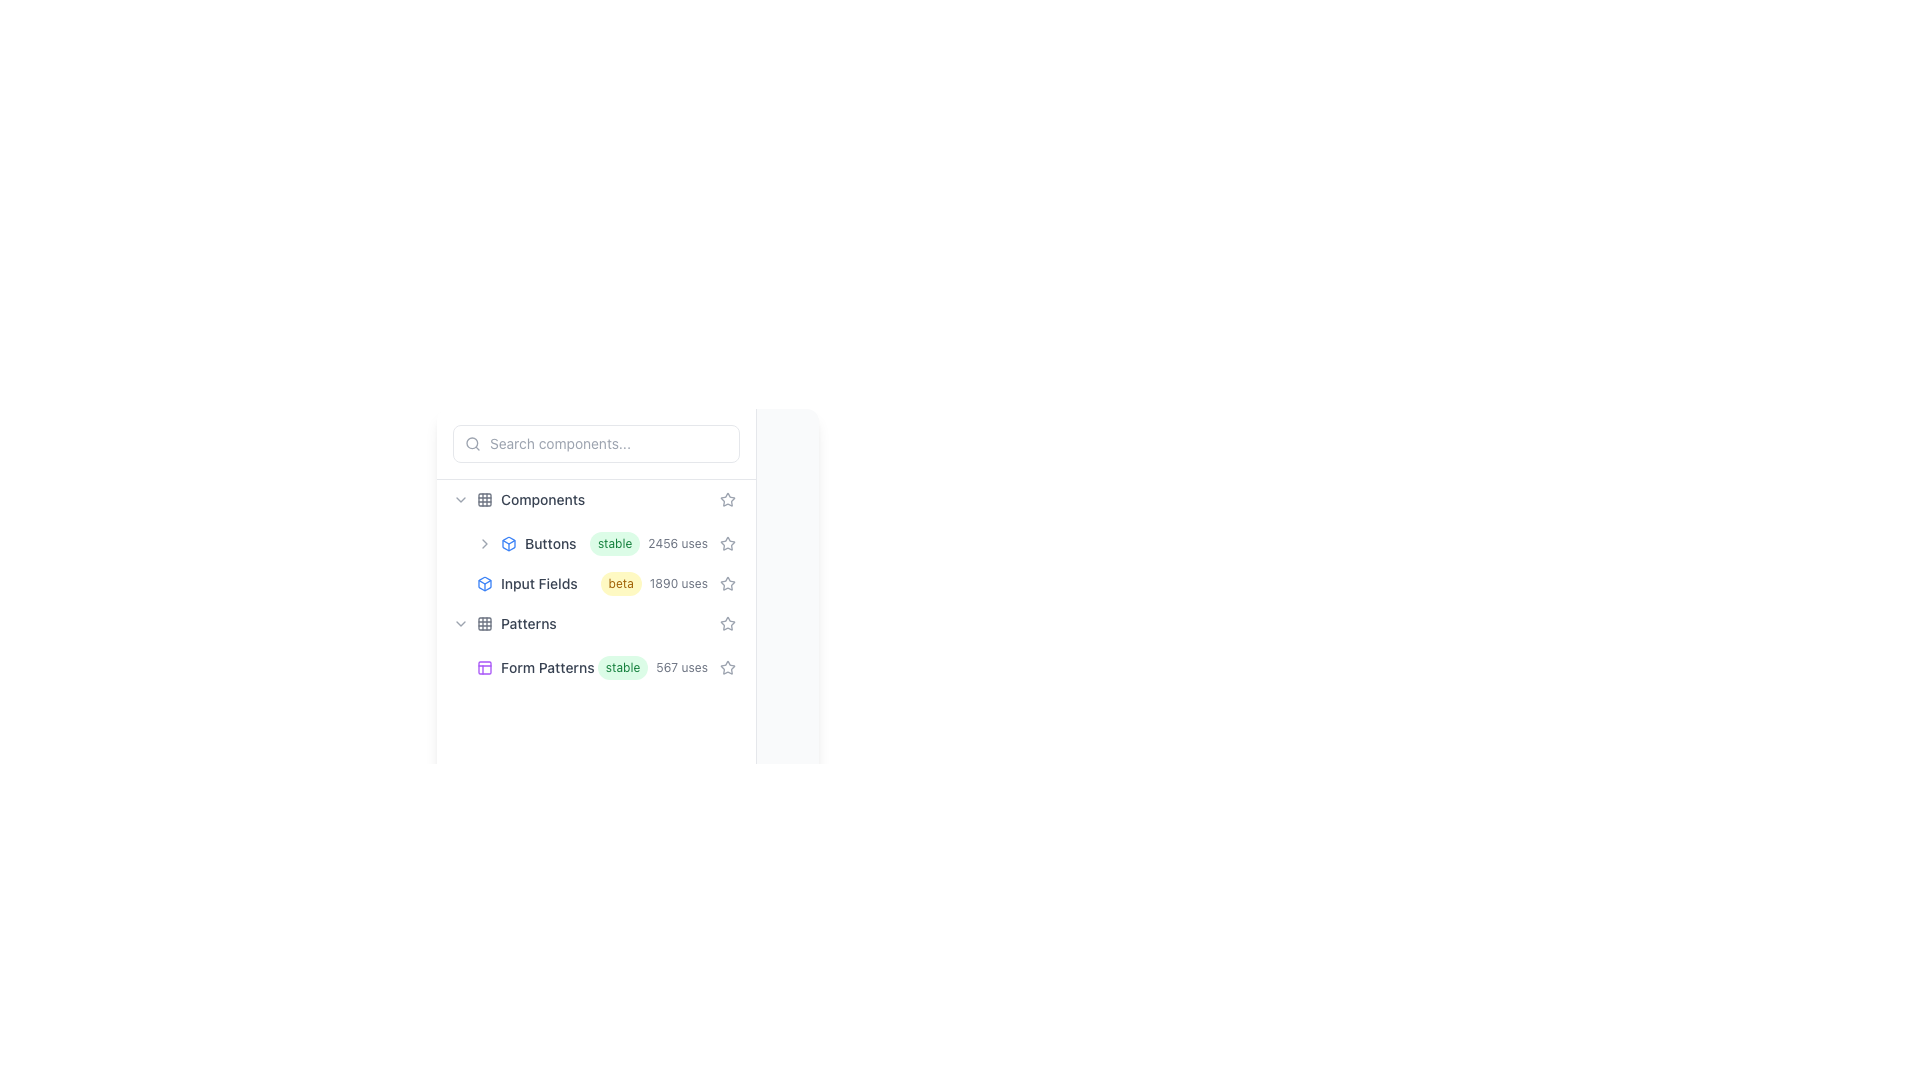  Describe the element at coordinates (727, 667) in the screenshot. I see `the star-shaped icon next to the 'Form Patterns' text in the 'Patterns' section` at that location.